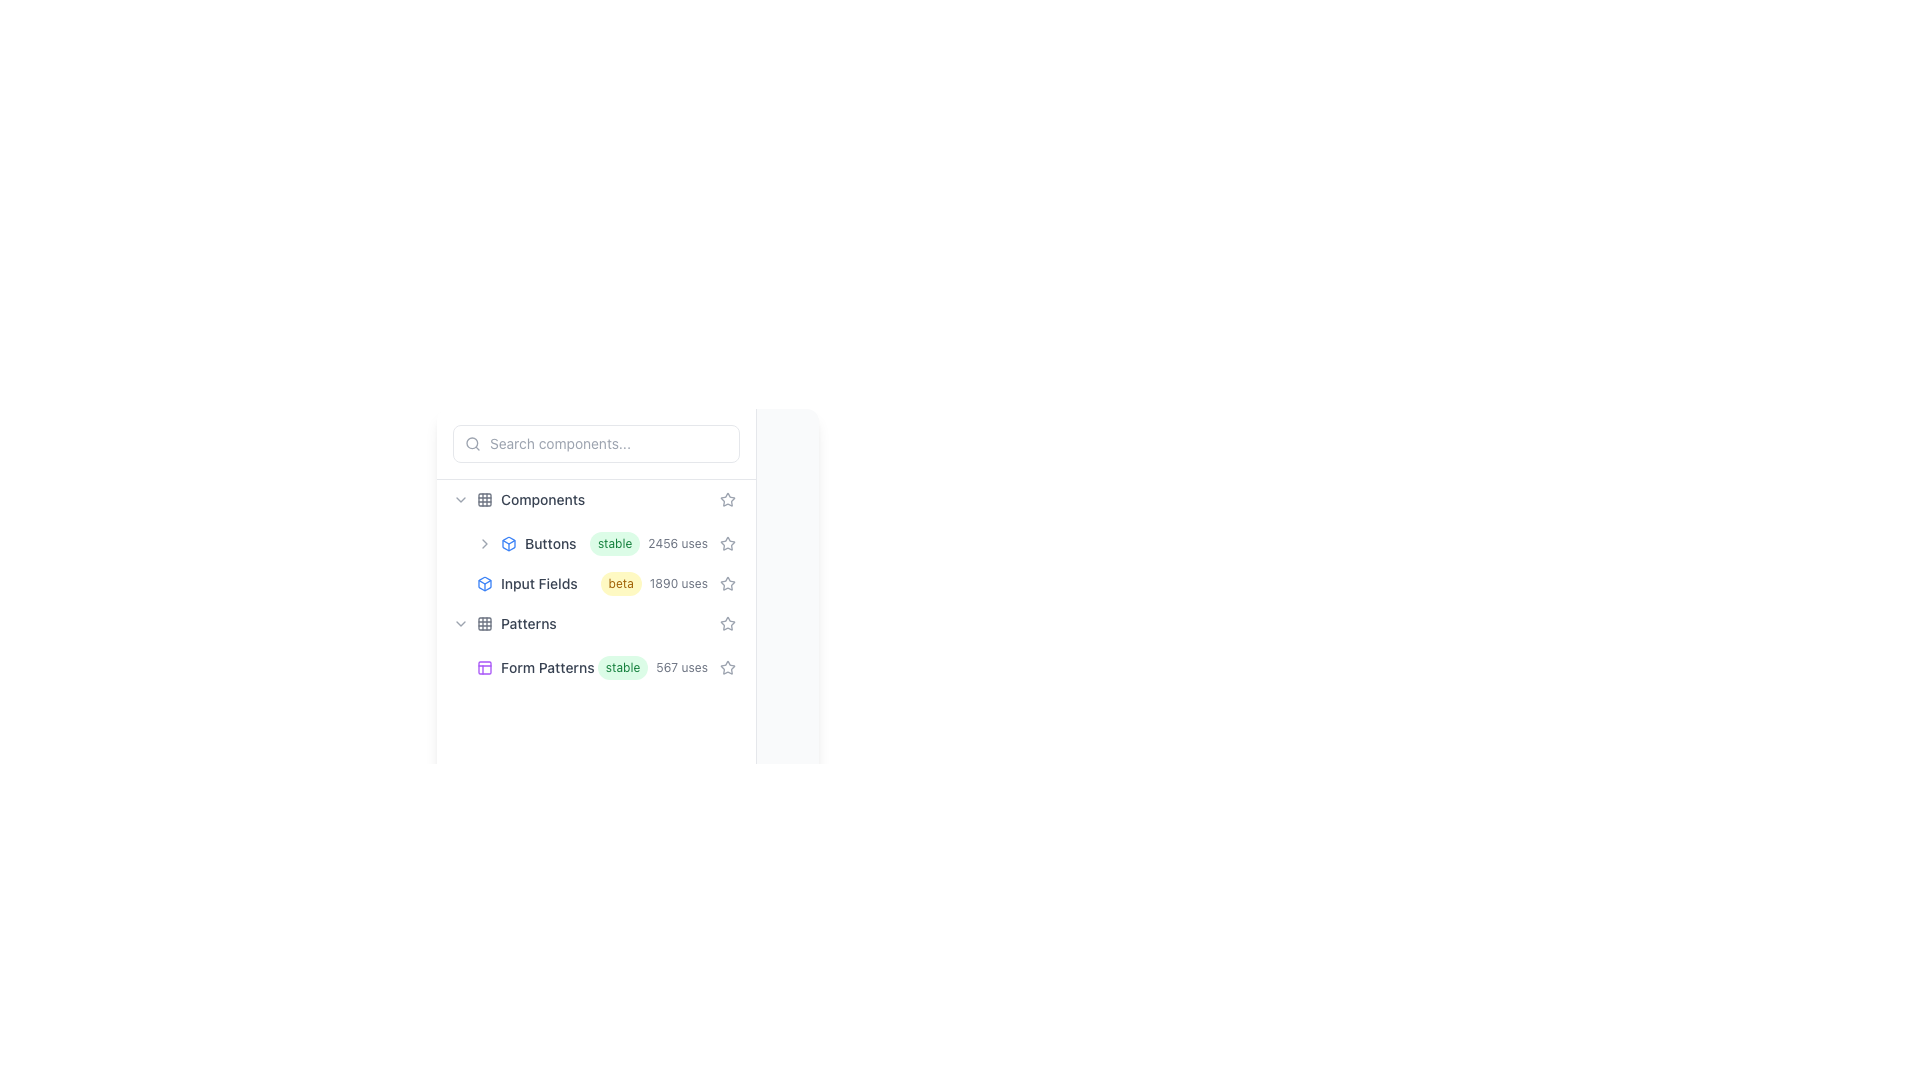  Describe the element at coordinates (727, 667) in the screenshot. I see `the star-shaped icon next to the 'Form Patterns' text in the 'Patterns' section` at that location.